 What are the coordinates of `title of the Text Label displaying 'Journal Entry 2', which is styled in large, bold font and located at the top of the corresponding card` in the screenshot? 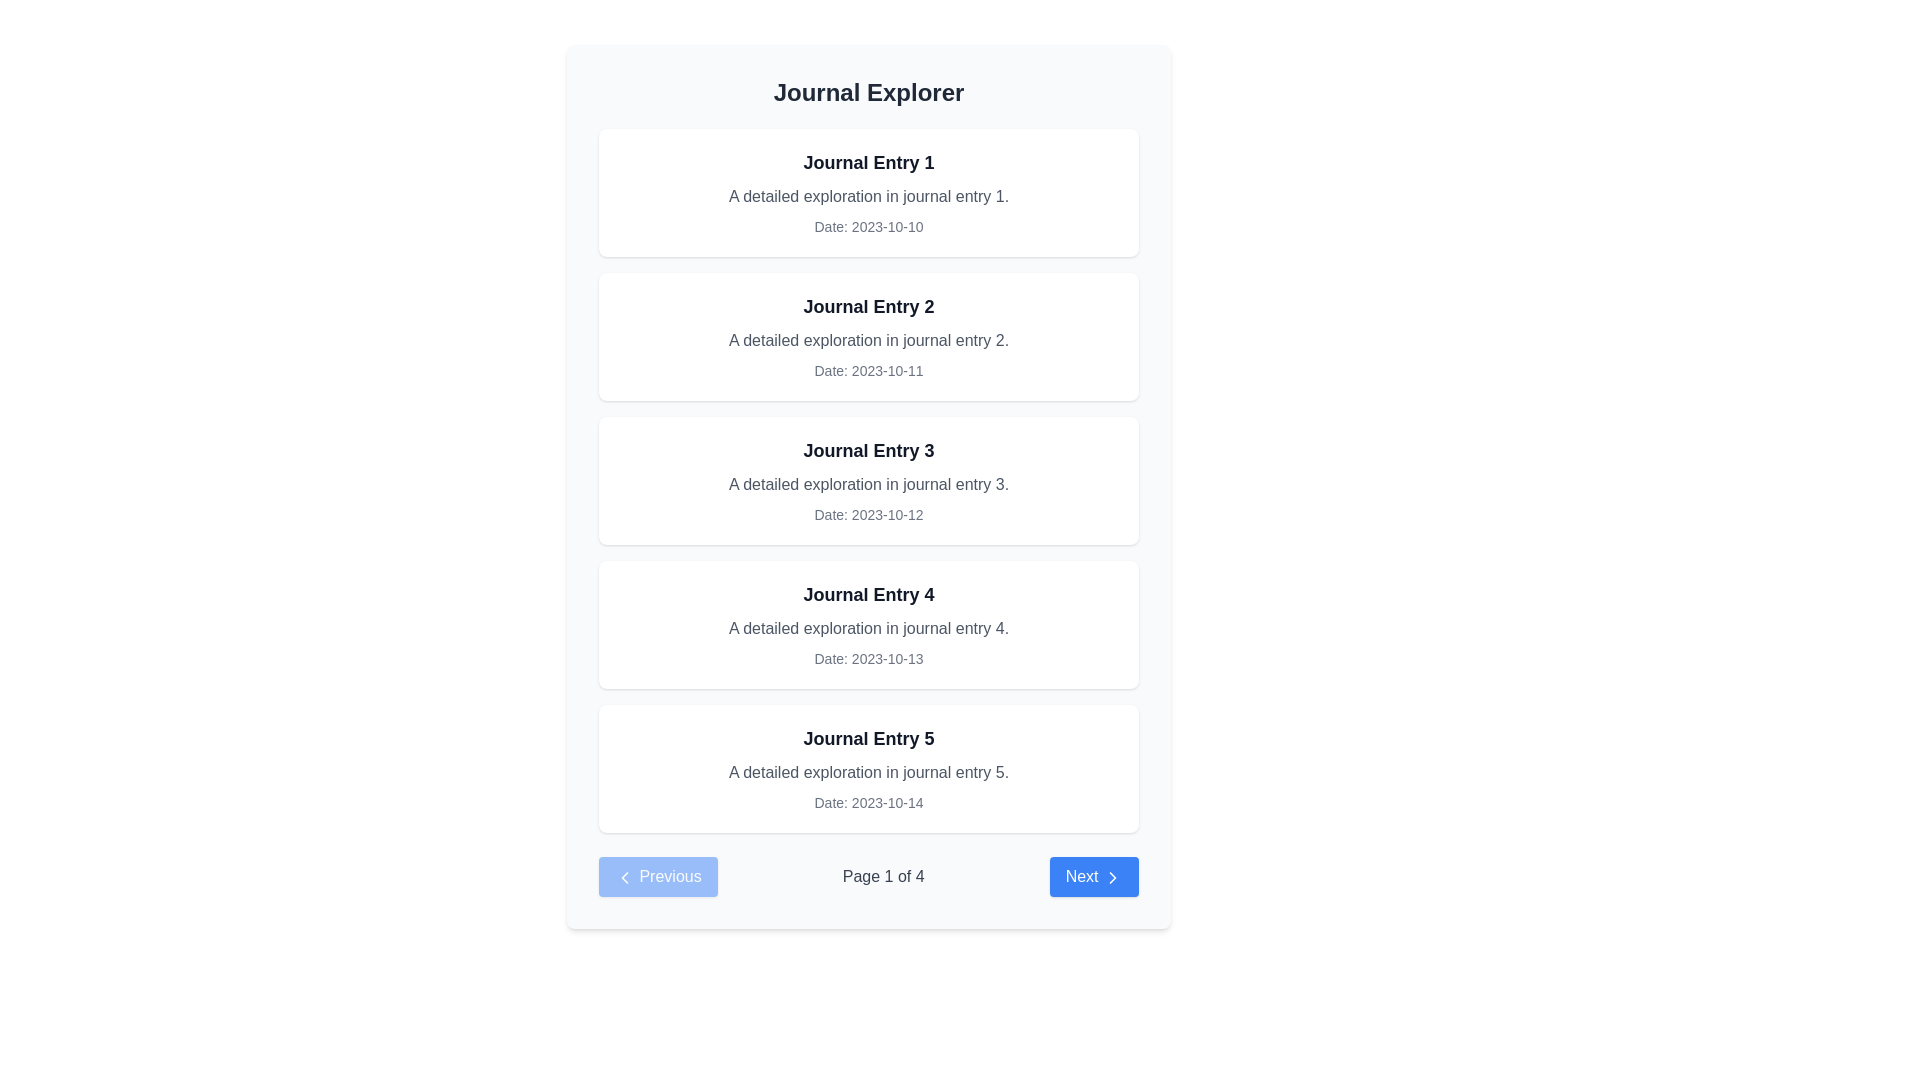 It's located at (868, 307).